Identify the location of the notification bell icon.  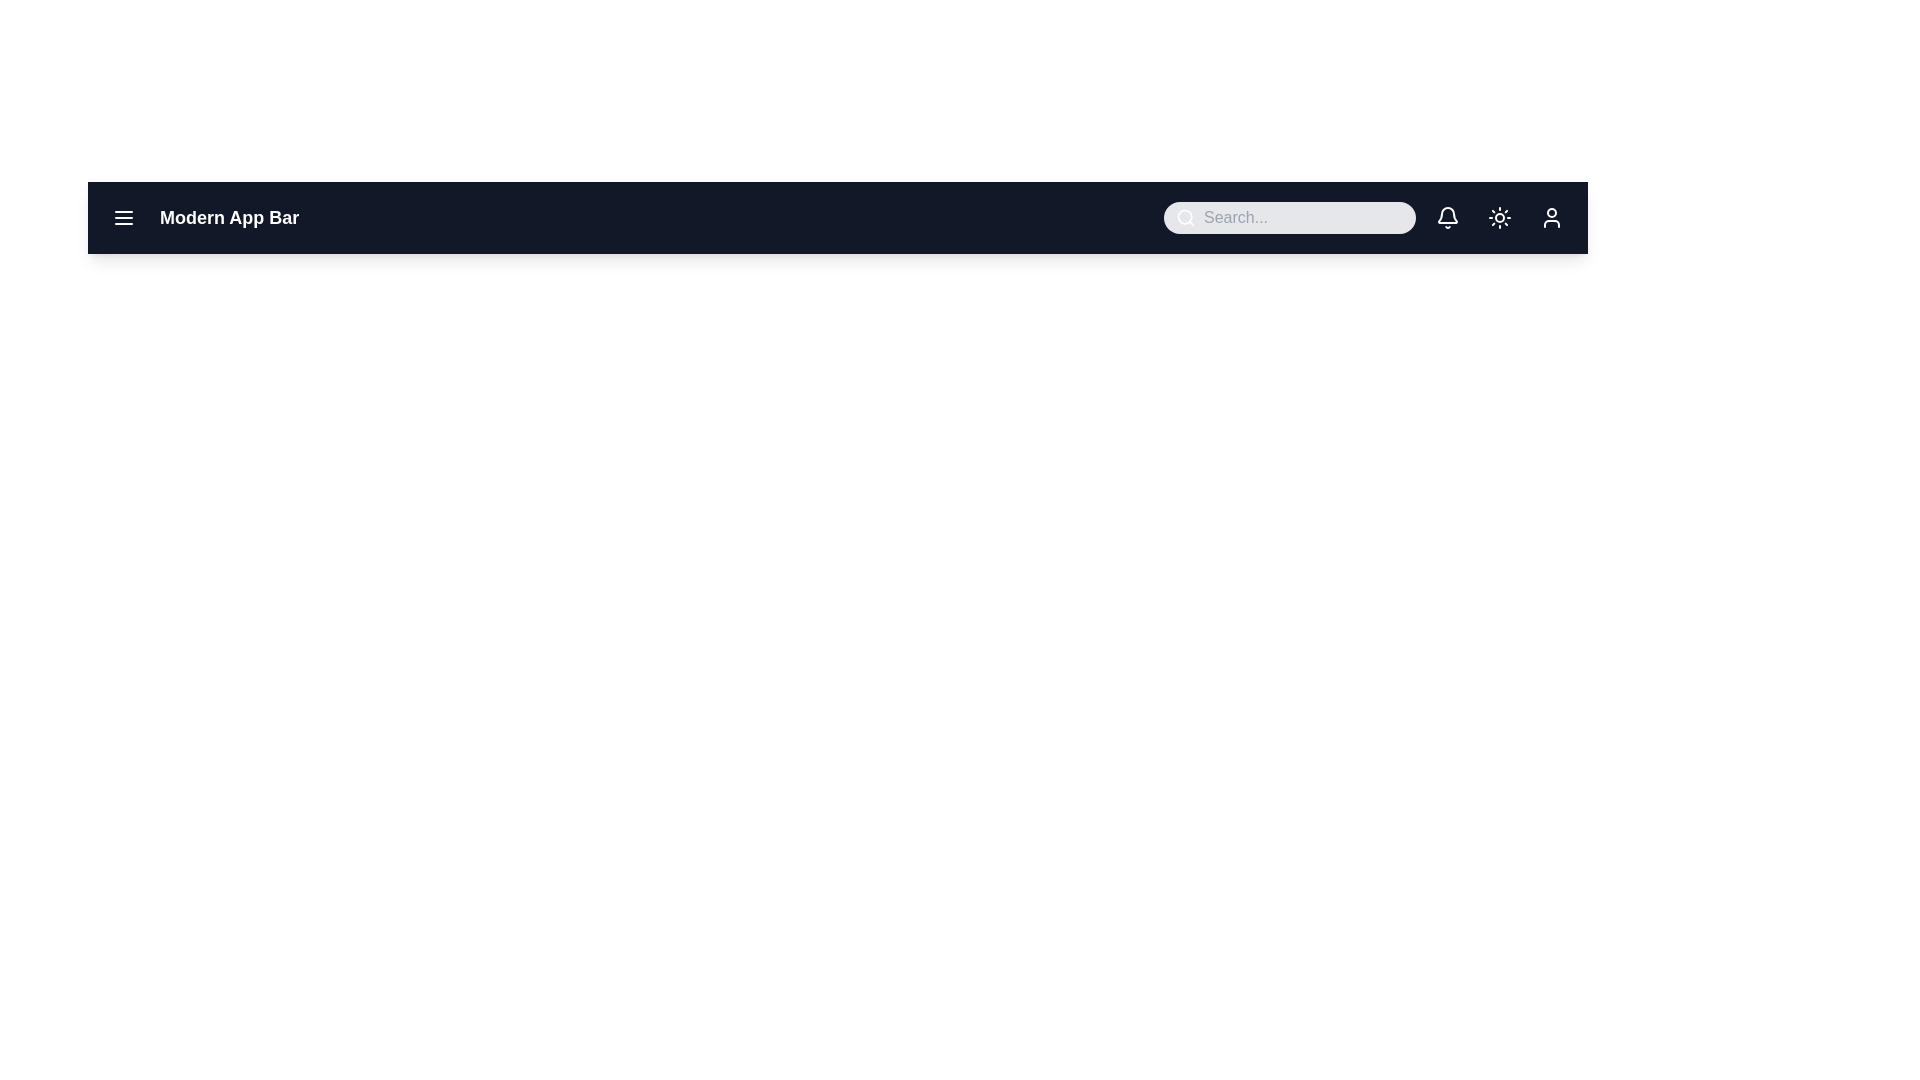
(1448, 218).